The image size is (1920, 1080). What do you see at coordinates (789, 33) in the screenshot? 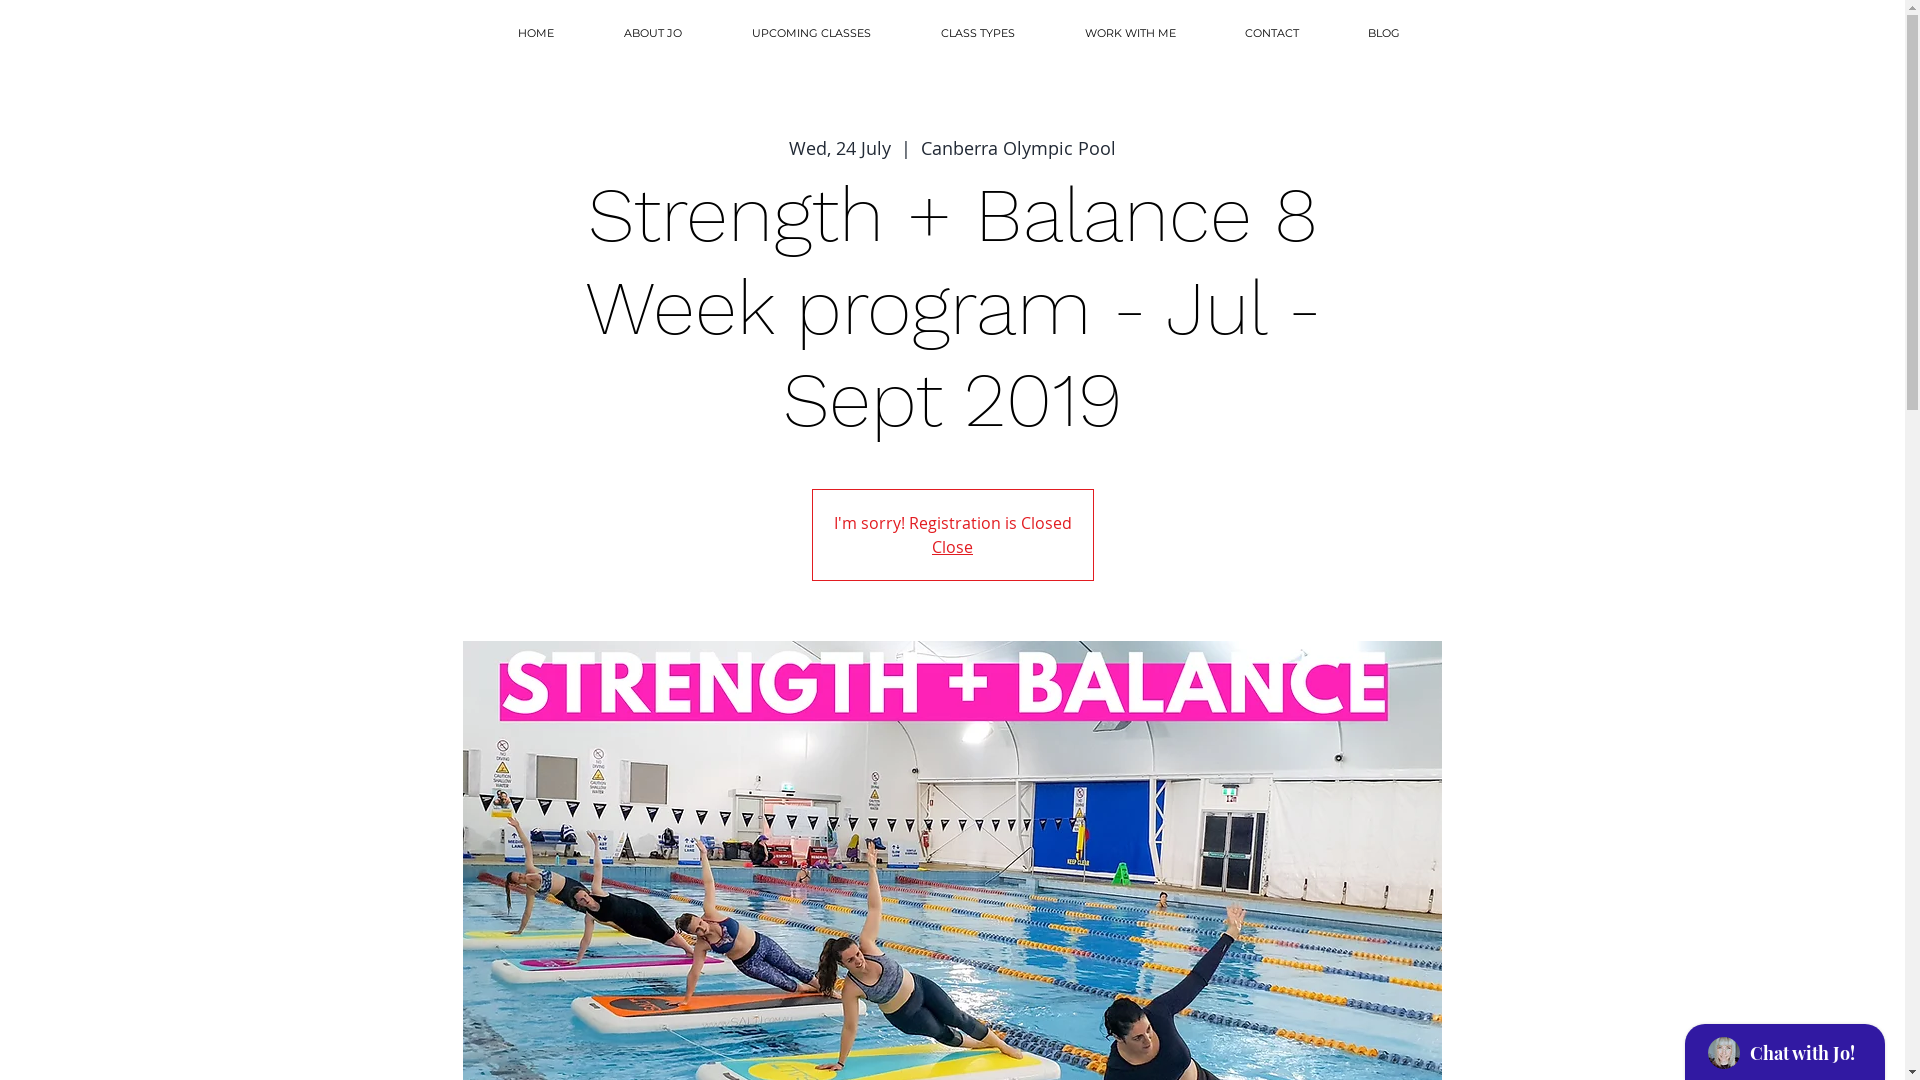
I see `'UPCOMING CLASSES'` at bounding box center [789, 33].